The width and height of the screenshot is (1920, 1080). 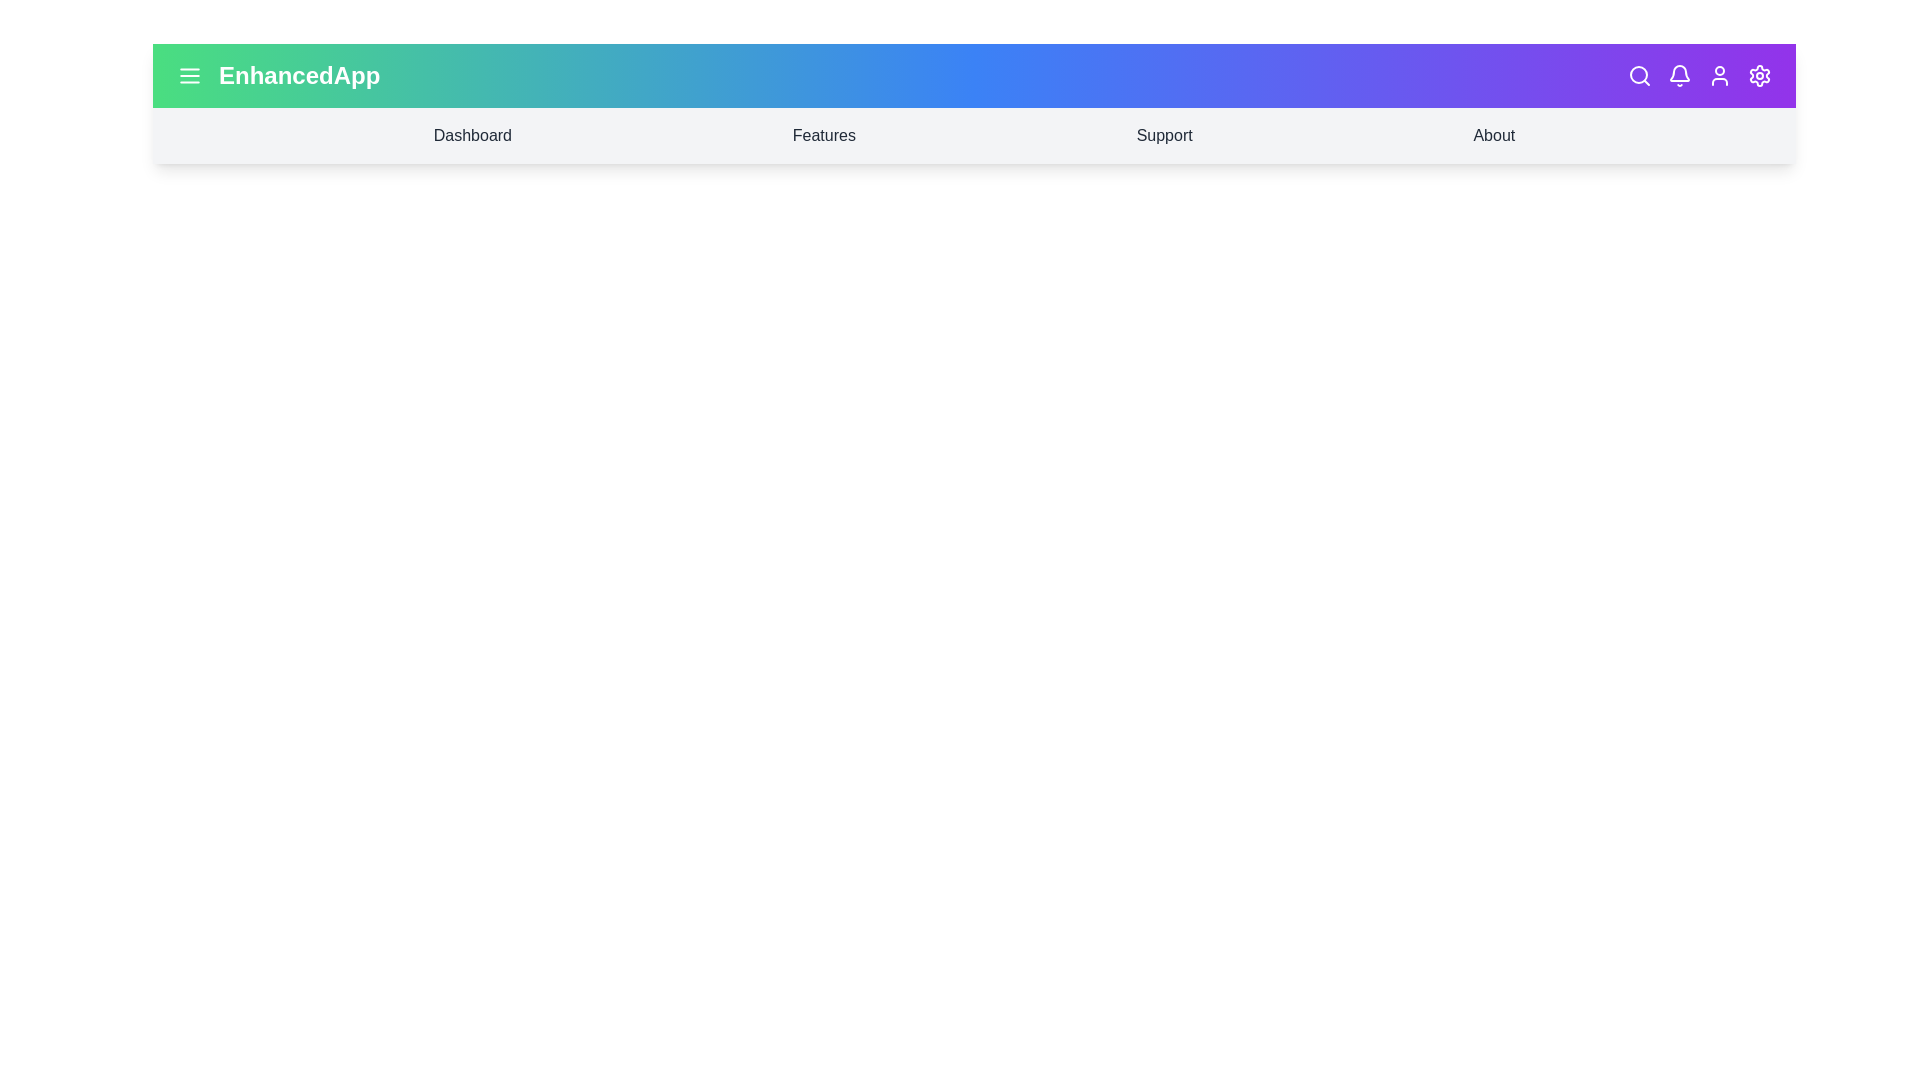 What do you see at coordinates (298, 75) in the screenshot?
I see `the EnhancedApp title by moving the cursor to its center position` at bounding box center [298, 75].